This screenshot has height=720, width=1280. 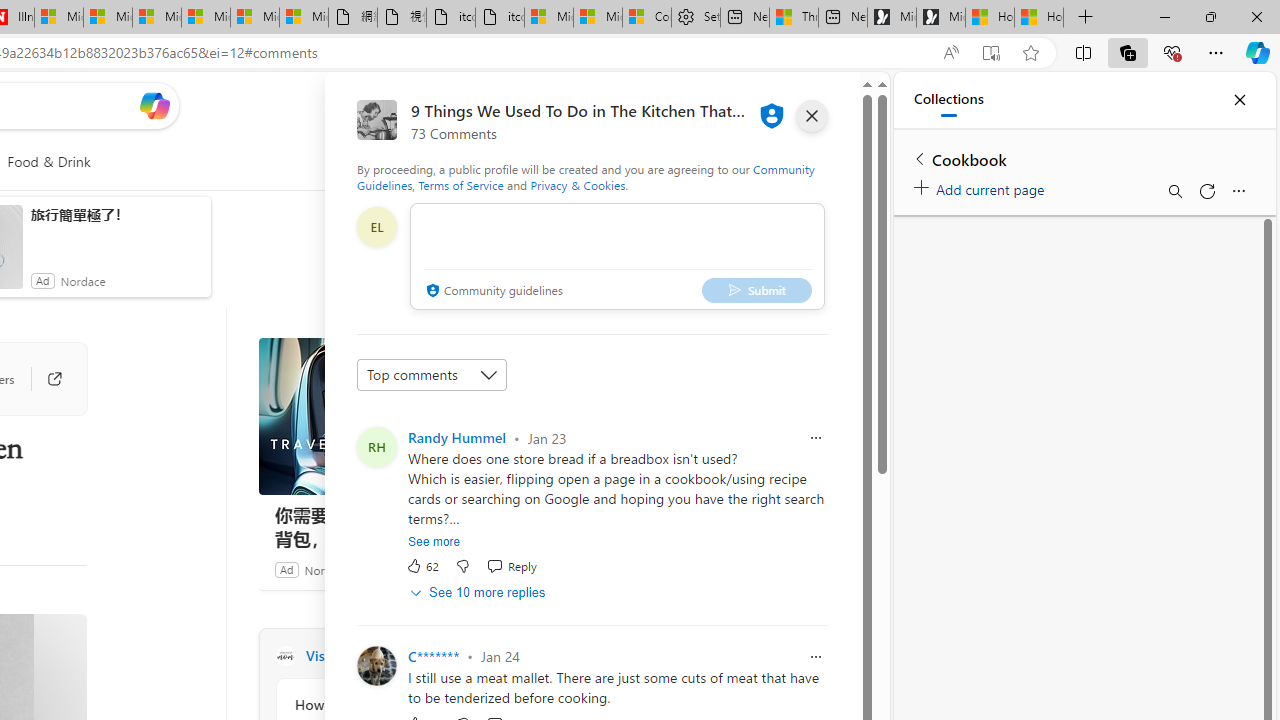 I want to click on 'close', so click(x=812, y=115).